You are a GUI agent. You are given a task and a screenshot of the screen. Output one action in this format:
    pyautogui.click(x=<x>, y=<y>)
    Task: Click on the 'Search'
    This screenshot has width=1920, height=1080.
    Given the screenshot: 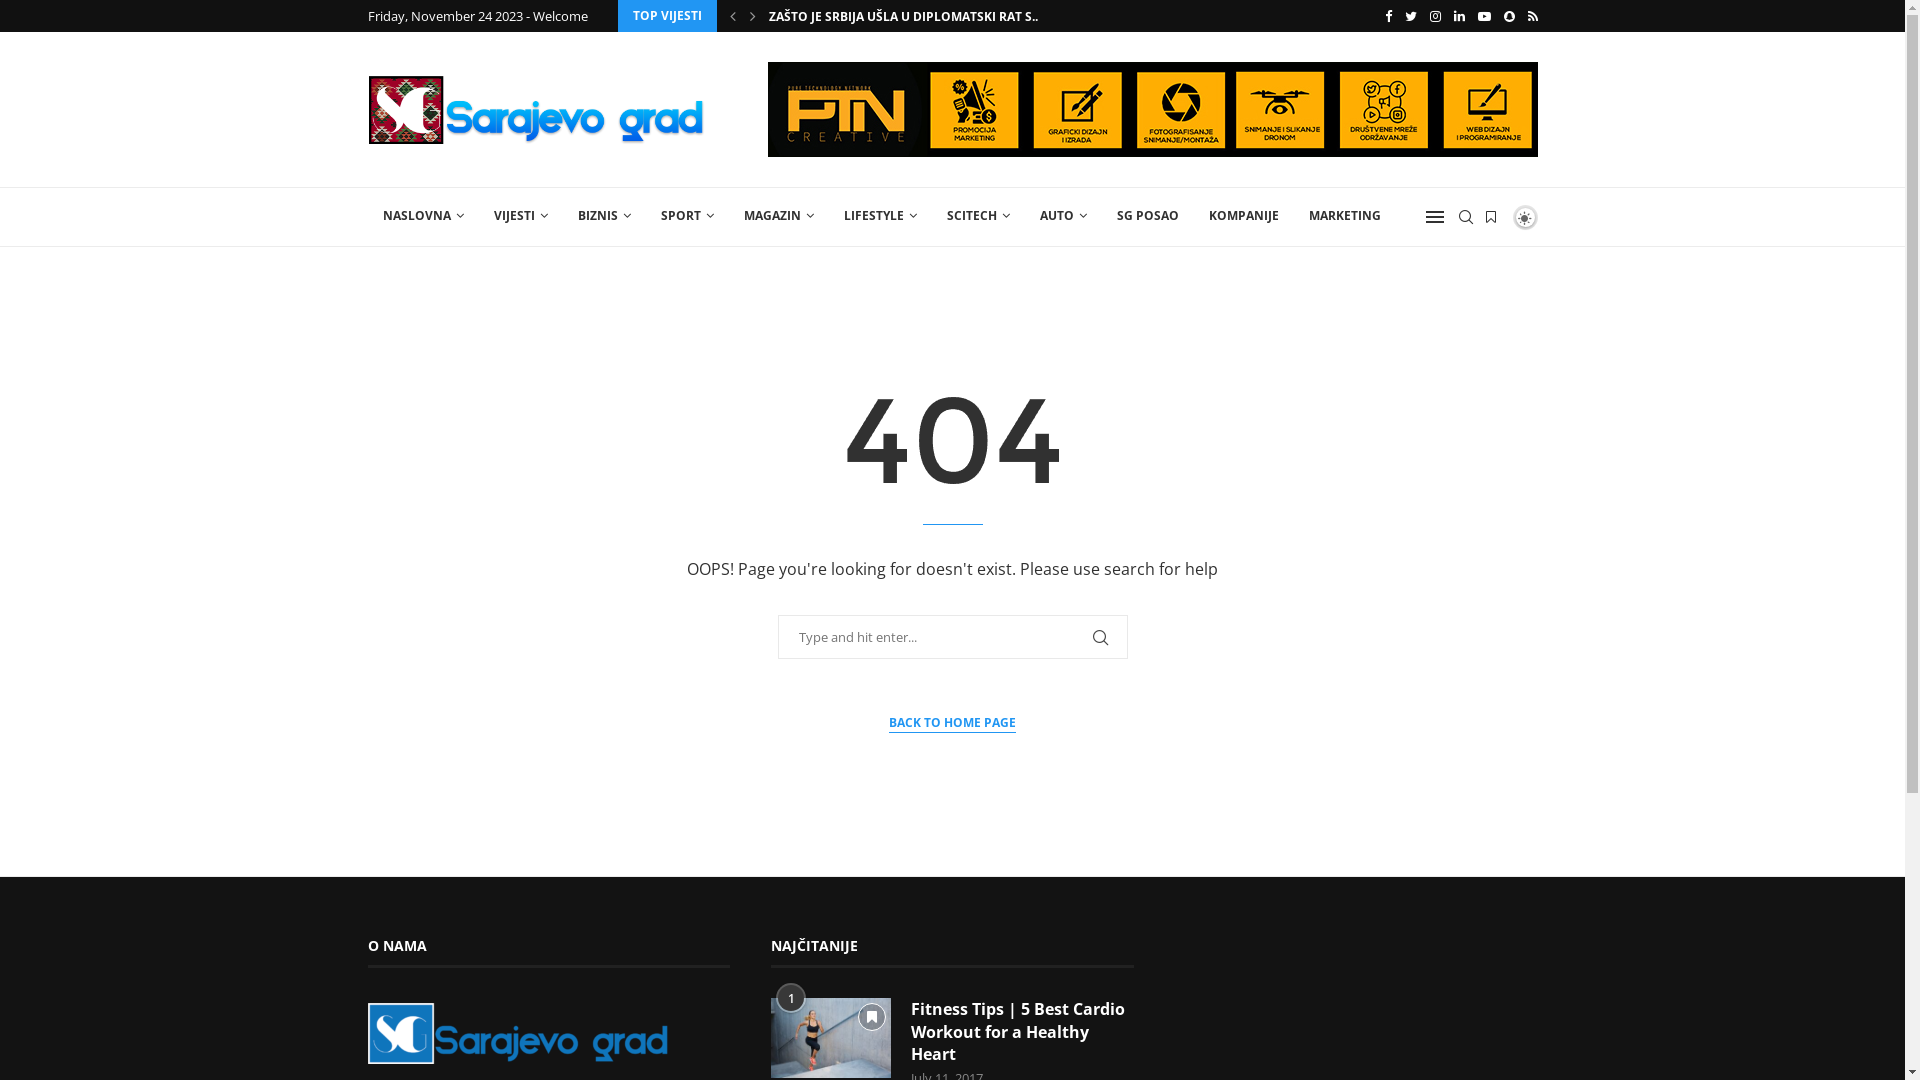 What is the action you would take?
    pyautogui.click(x=44, y=19)
    